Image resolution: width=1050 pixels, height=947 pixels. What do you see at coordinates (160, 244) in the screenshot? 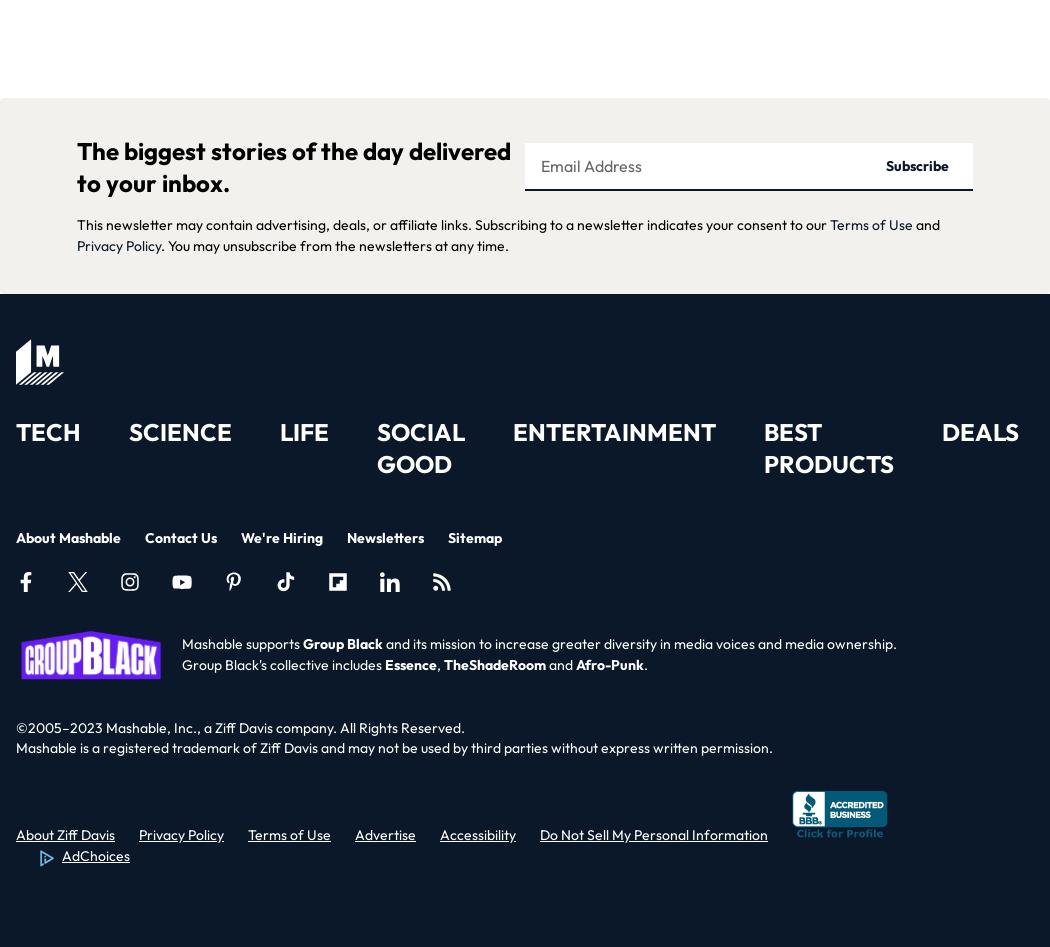
I see `'. You may unsubscribe from the newsletters at any time.'` at bounding box center [160, 244].